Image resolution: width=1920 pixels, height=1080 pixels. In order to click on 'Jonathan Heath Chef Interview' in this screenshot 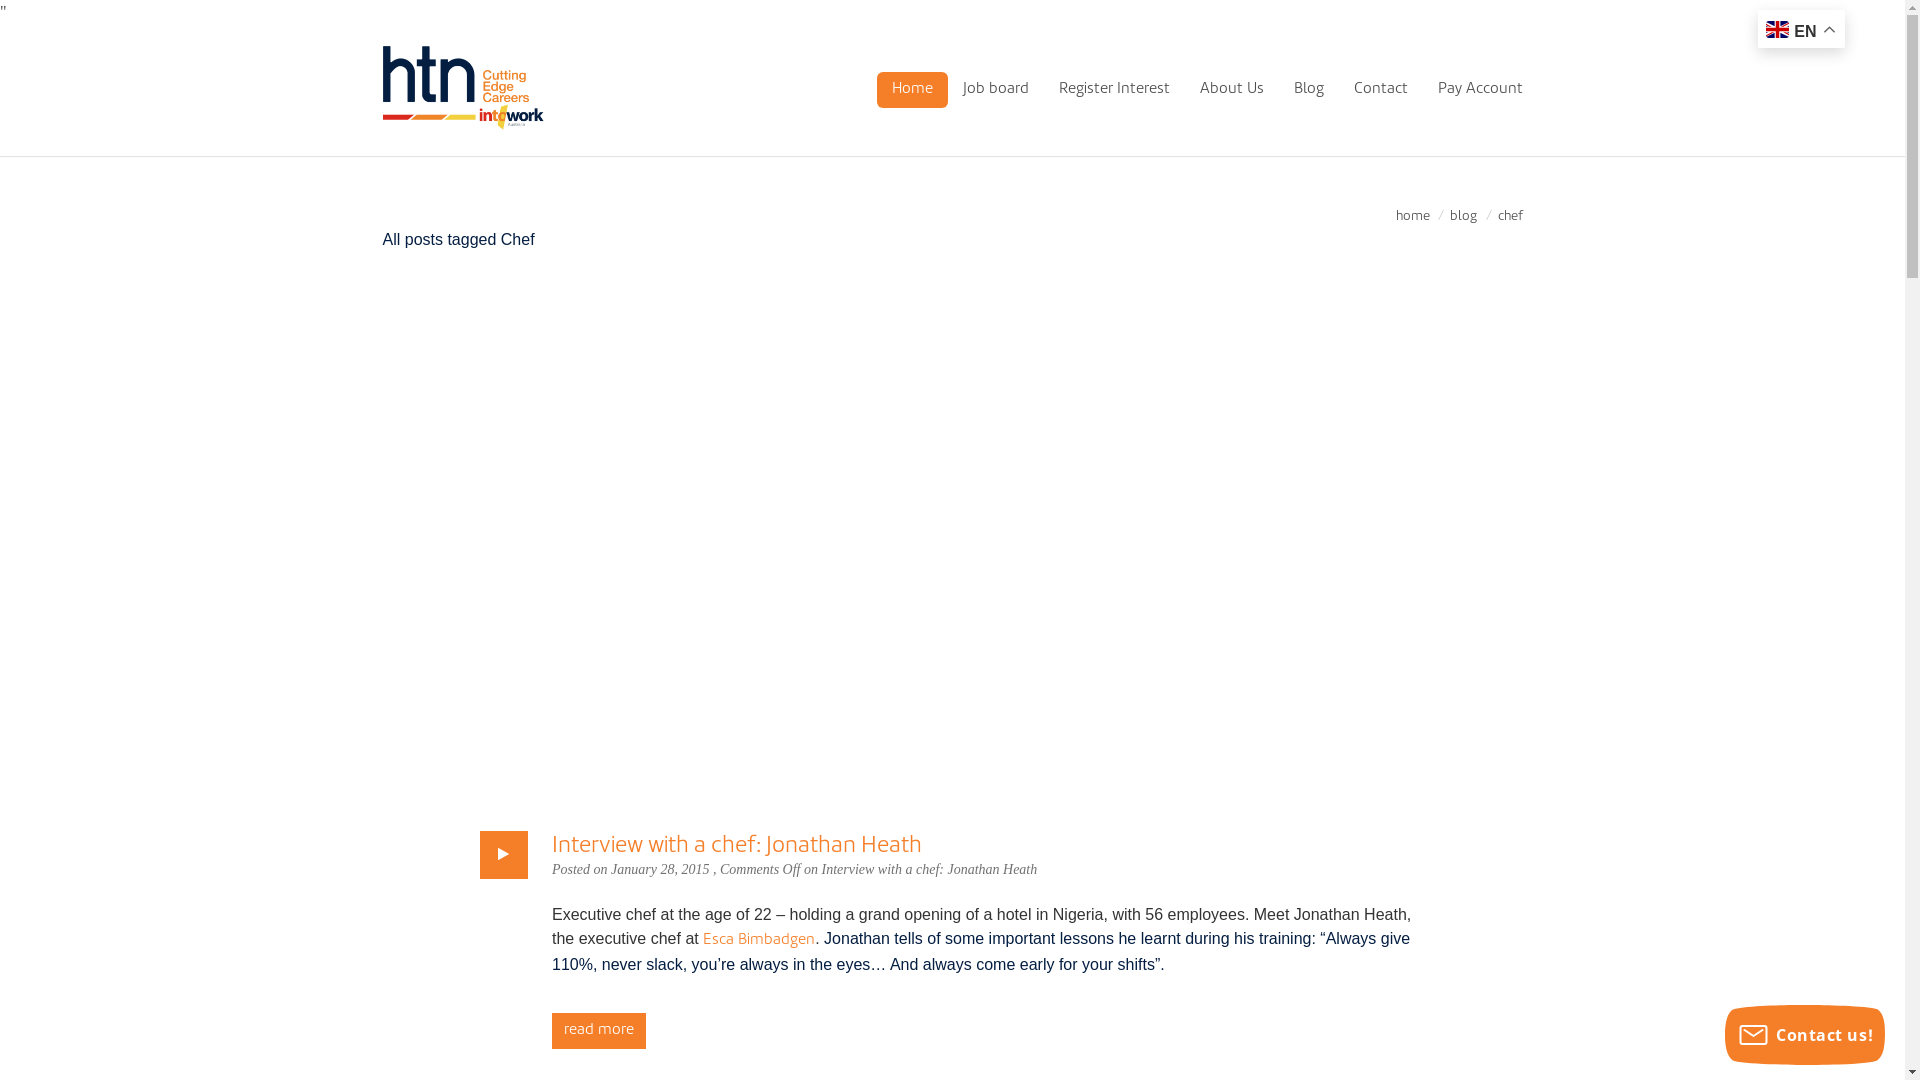, I will do `click(951, 541)`.